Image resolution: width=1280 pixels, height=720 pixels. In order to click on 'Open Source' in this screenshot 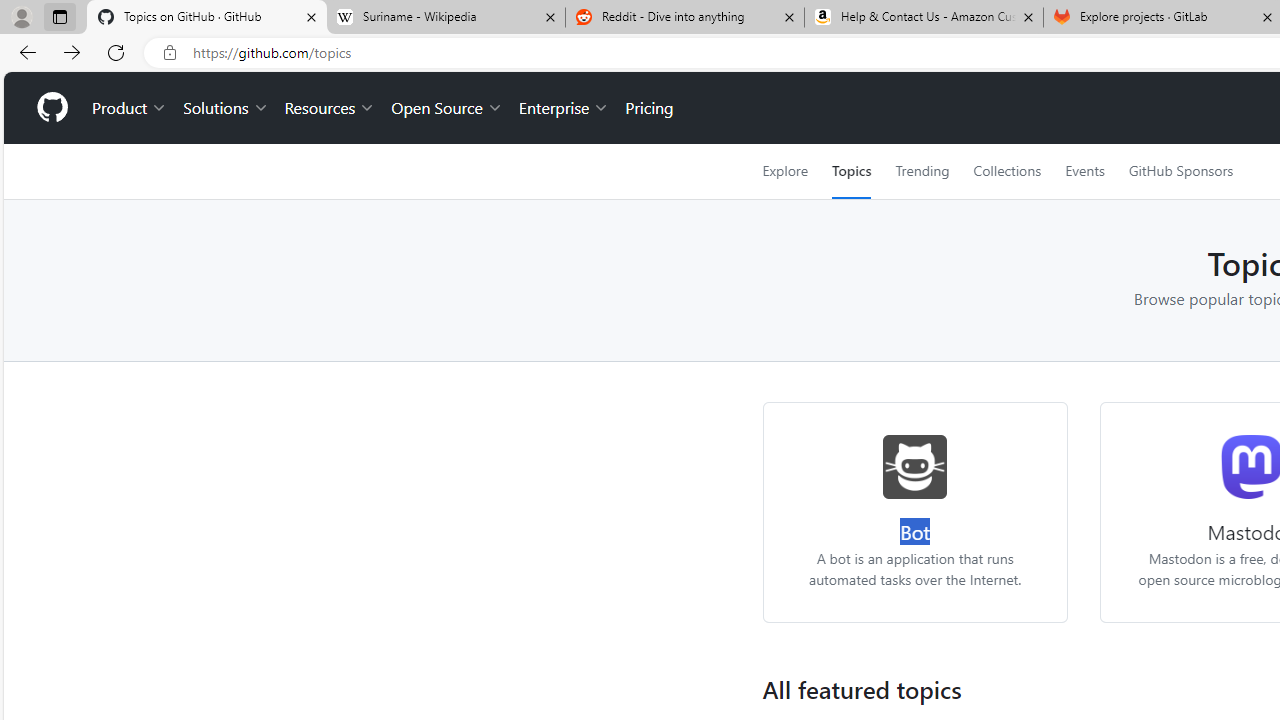, I will do `click(445, 108)`.